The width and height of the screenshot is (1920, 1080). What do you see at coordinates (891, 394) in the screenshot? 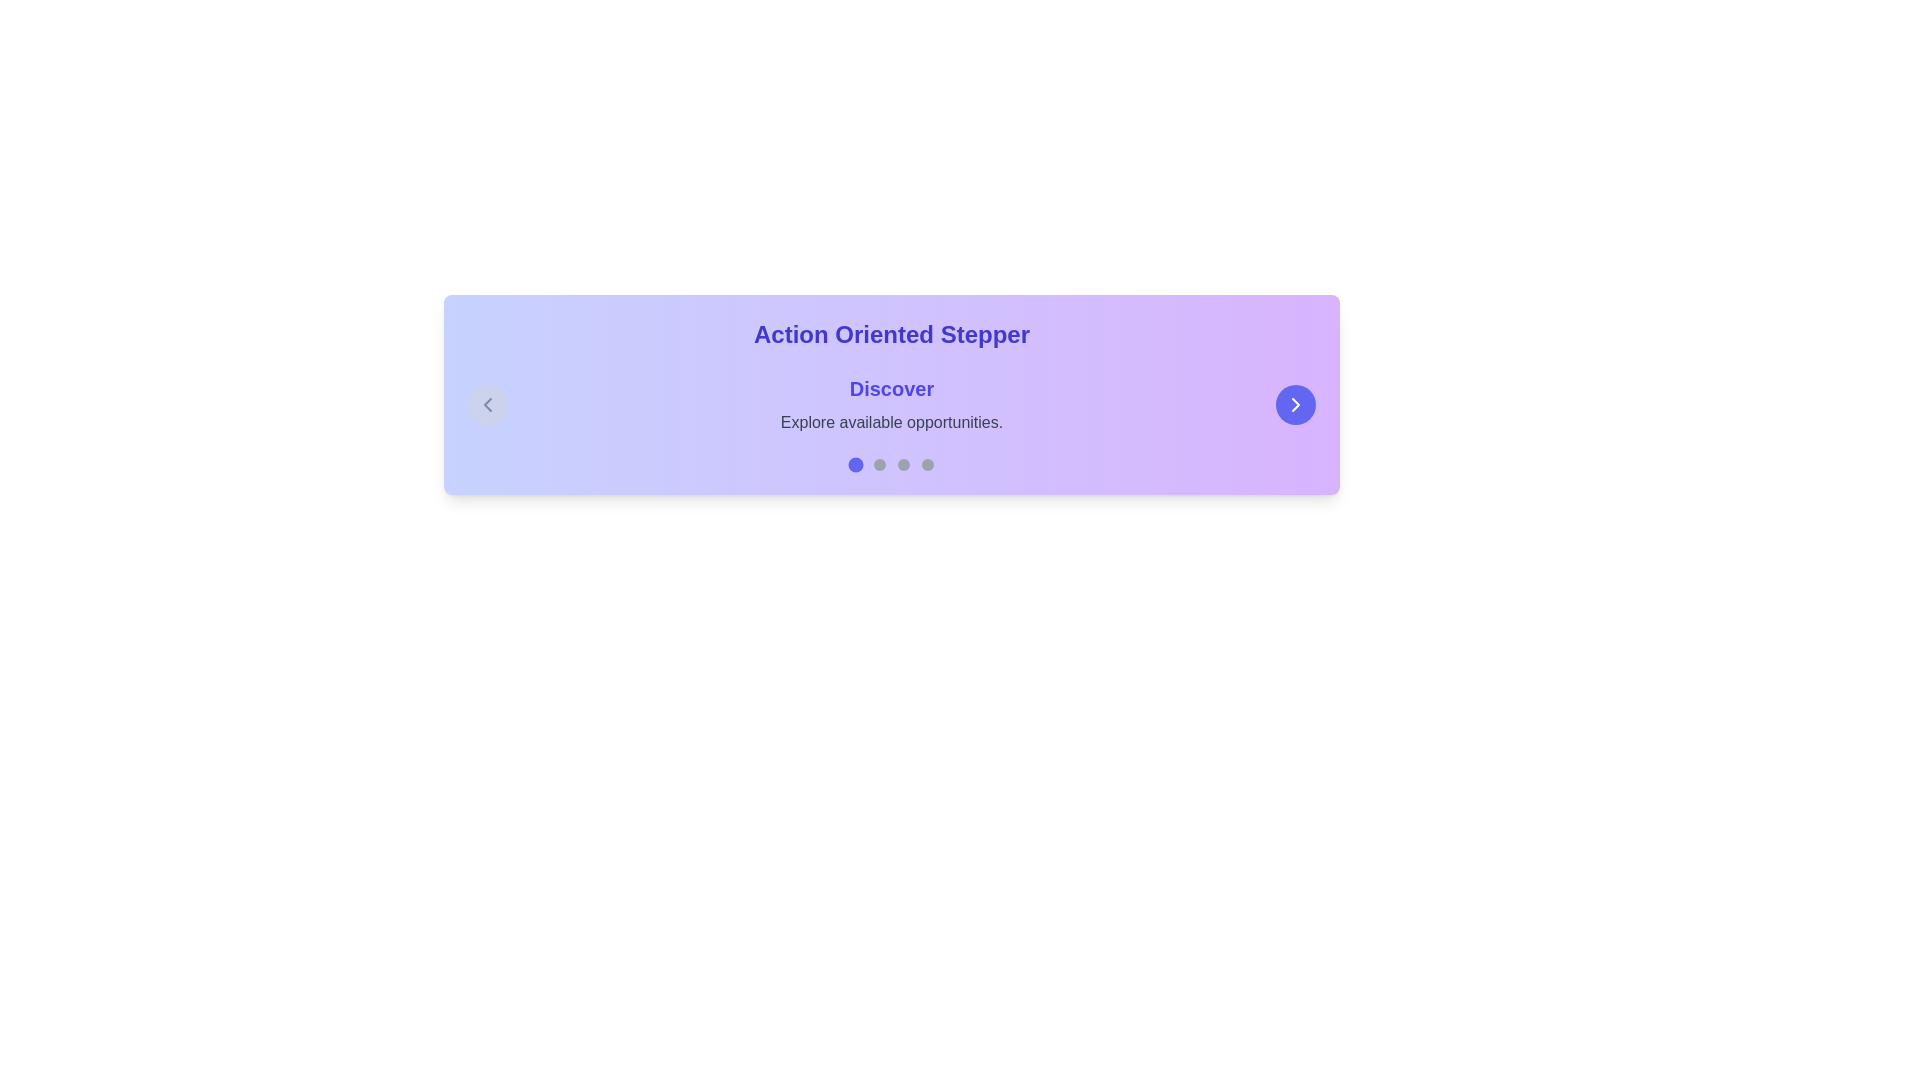
I see `the 'Action Oriented Stepper' component, which features a gradient background and contains navigation buttons on either side and step indicators below` at bounding box center [891, 394].